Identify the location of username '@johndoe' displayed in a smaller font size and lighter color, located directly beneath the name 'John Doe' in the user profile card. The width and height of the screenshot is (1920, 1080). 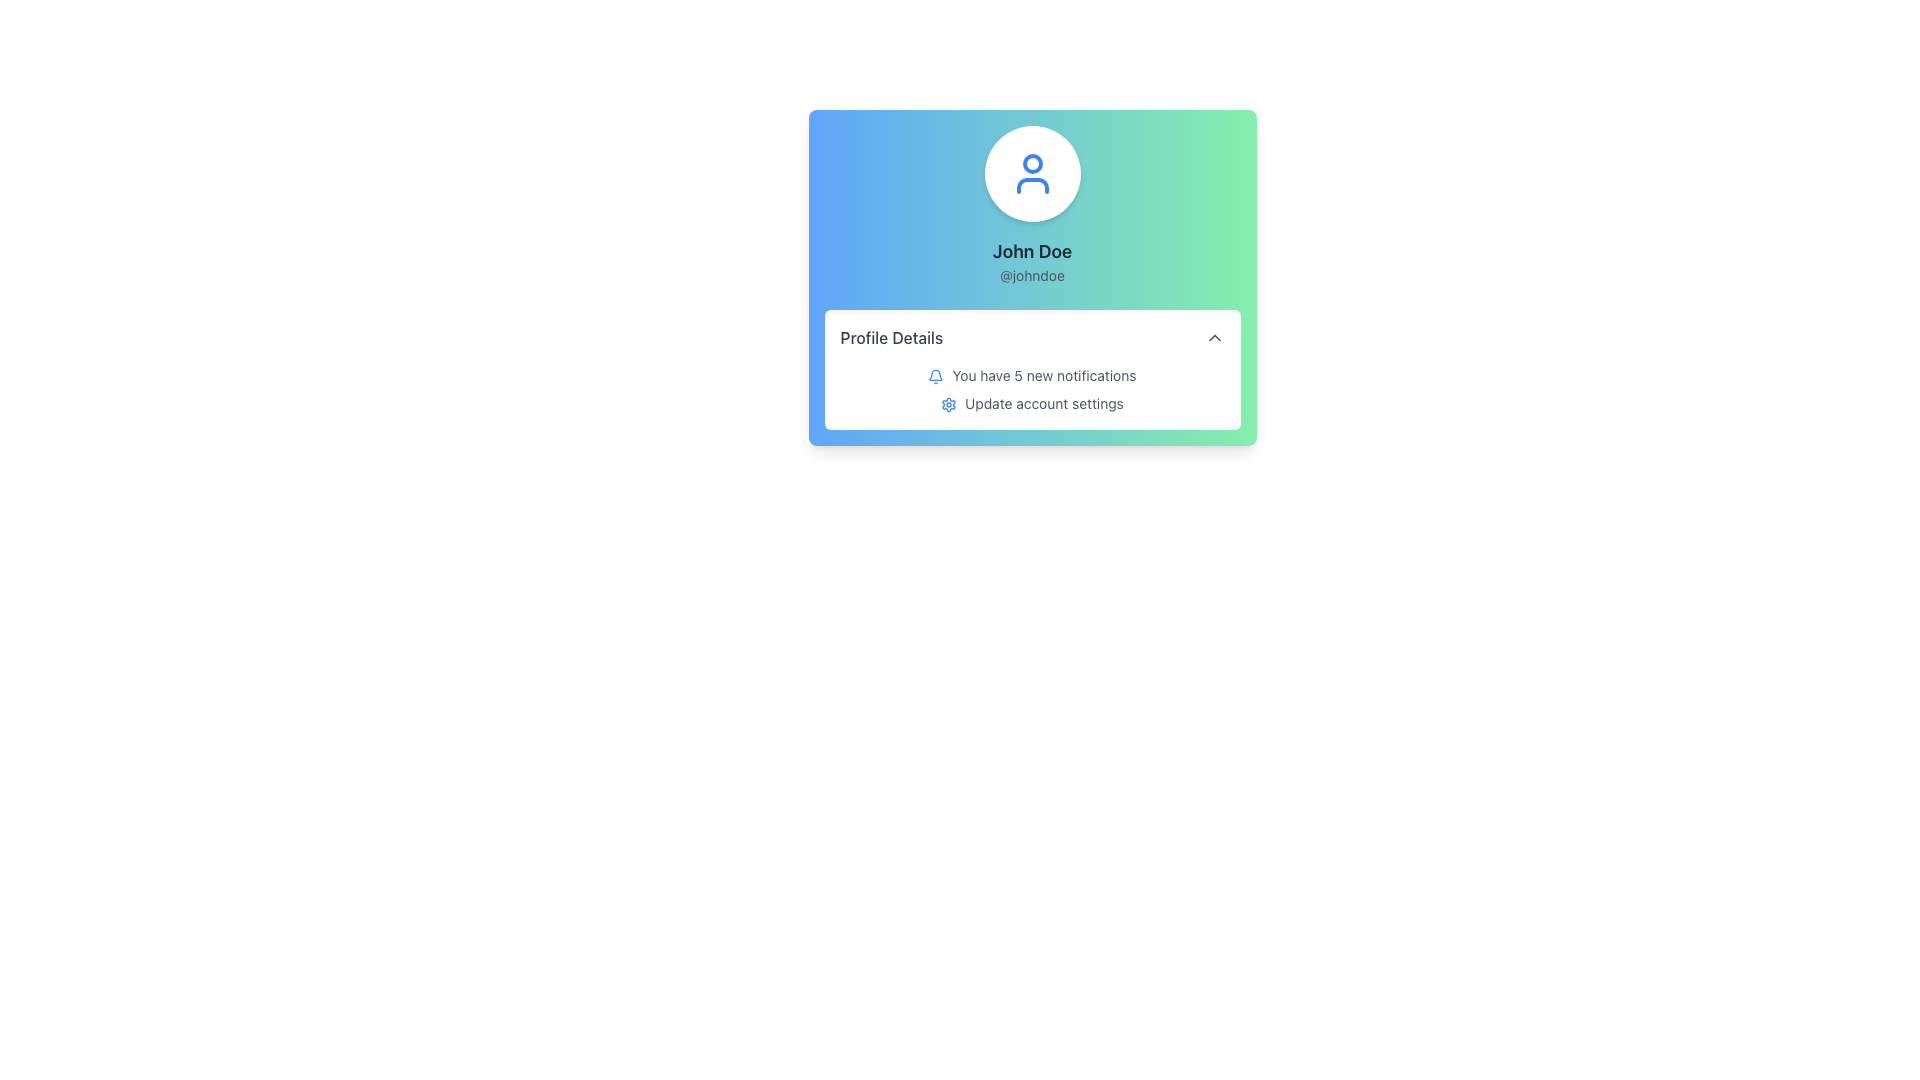
(1032, 276).